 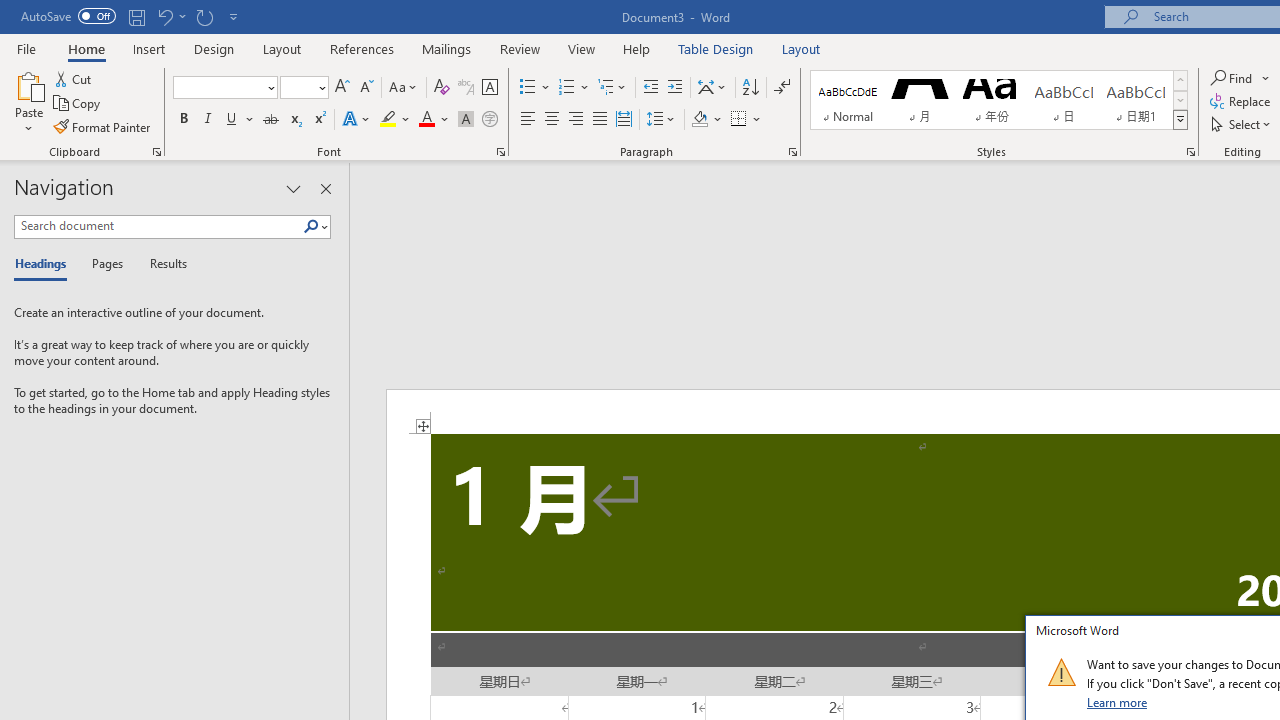 What do you see at coordinates (294, 119) in the screenshot?
I see `'Subscript'` at bounding box center [294, 119].